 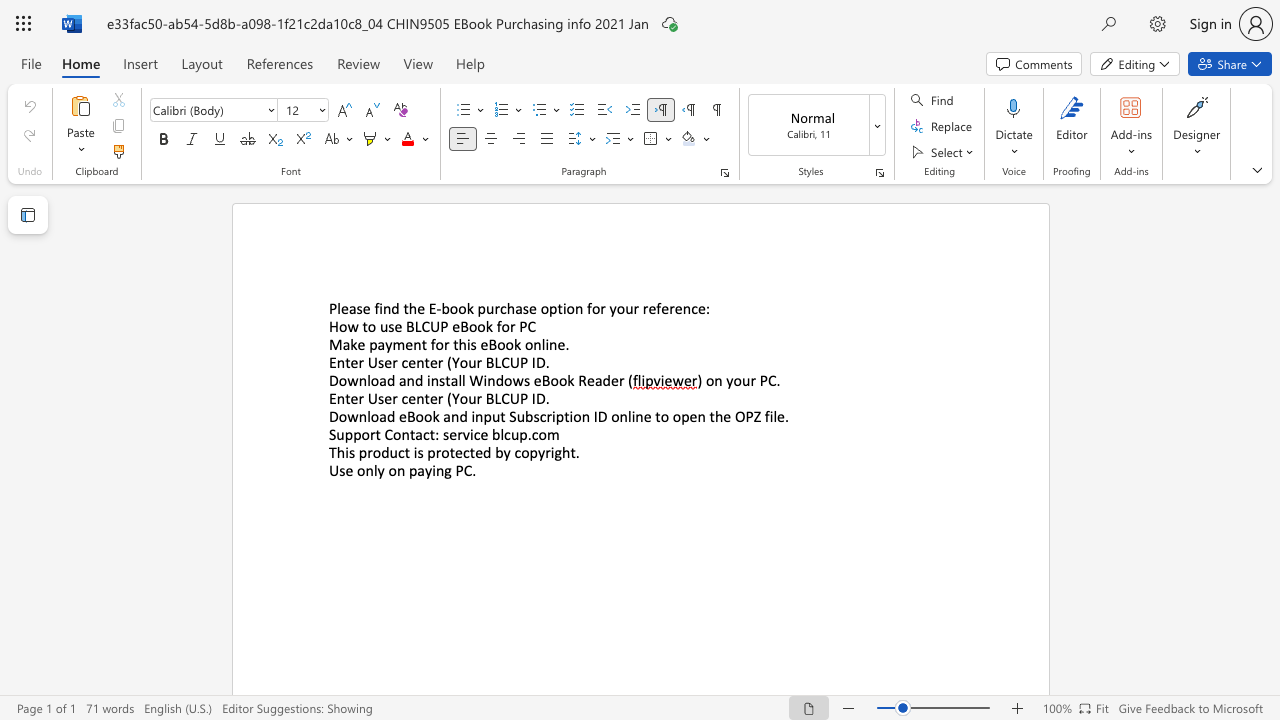 I want to click on the subset text "BLC" within the text "Enter User center (Your BLCUP ID", so click(x=485, y=362).